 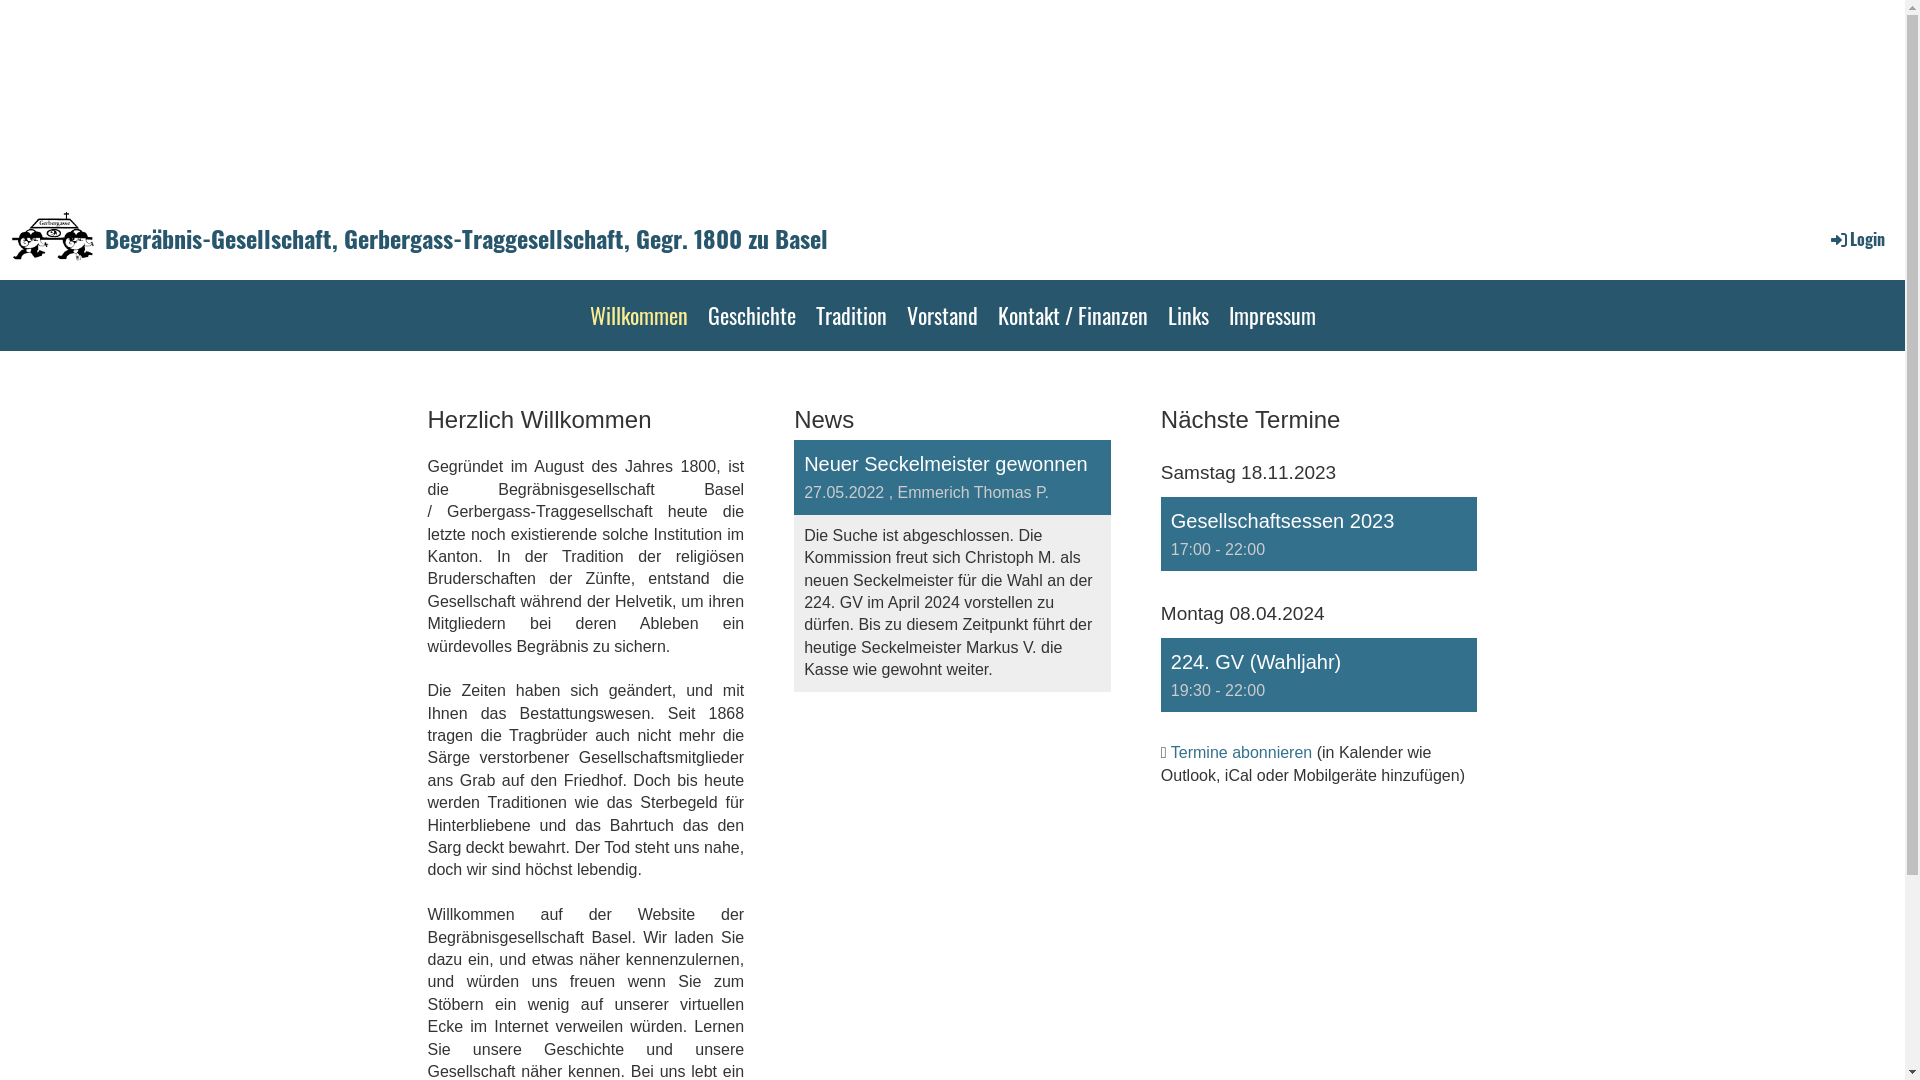 What do you see at coordinates (751, 315) in the screenshot?
I see `'Geschichte'` at bounding box center [751, 315].